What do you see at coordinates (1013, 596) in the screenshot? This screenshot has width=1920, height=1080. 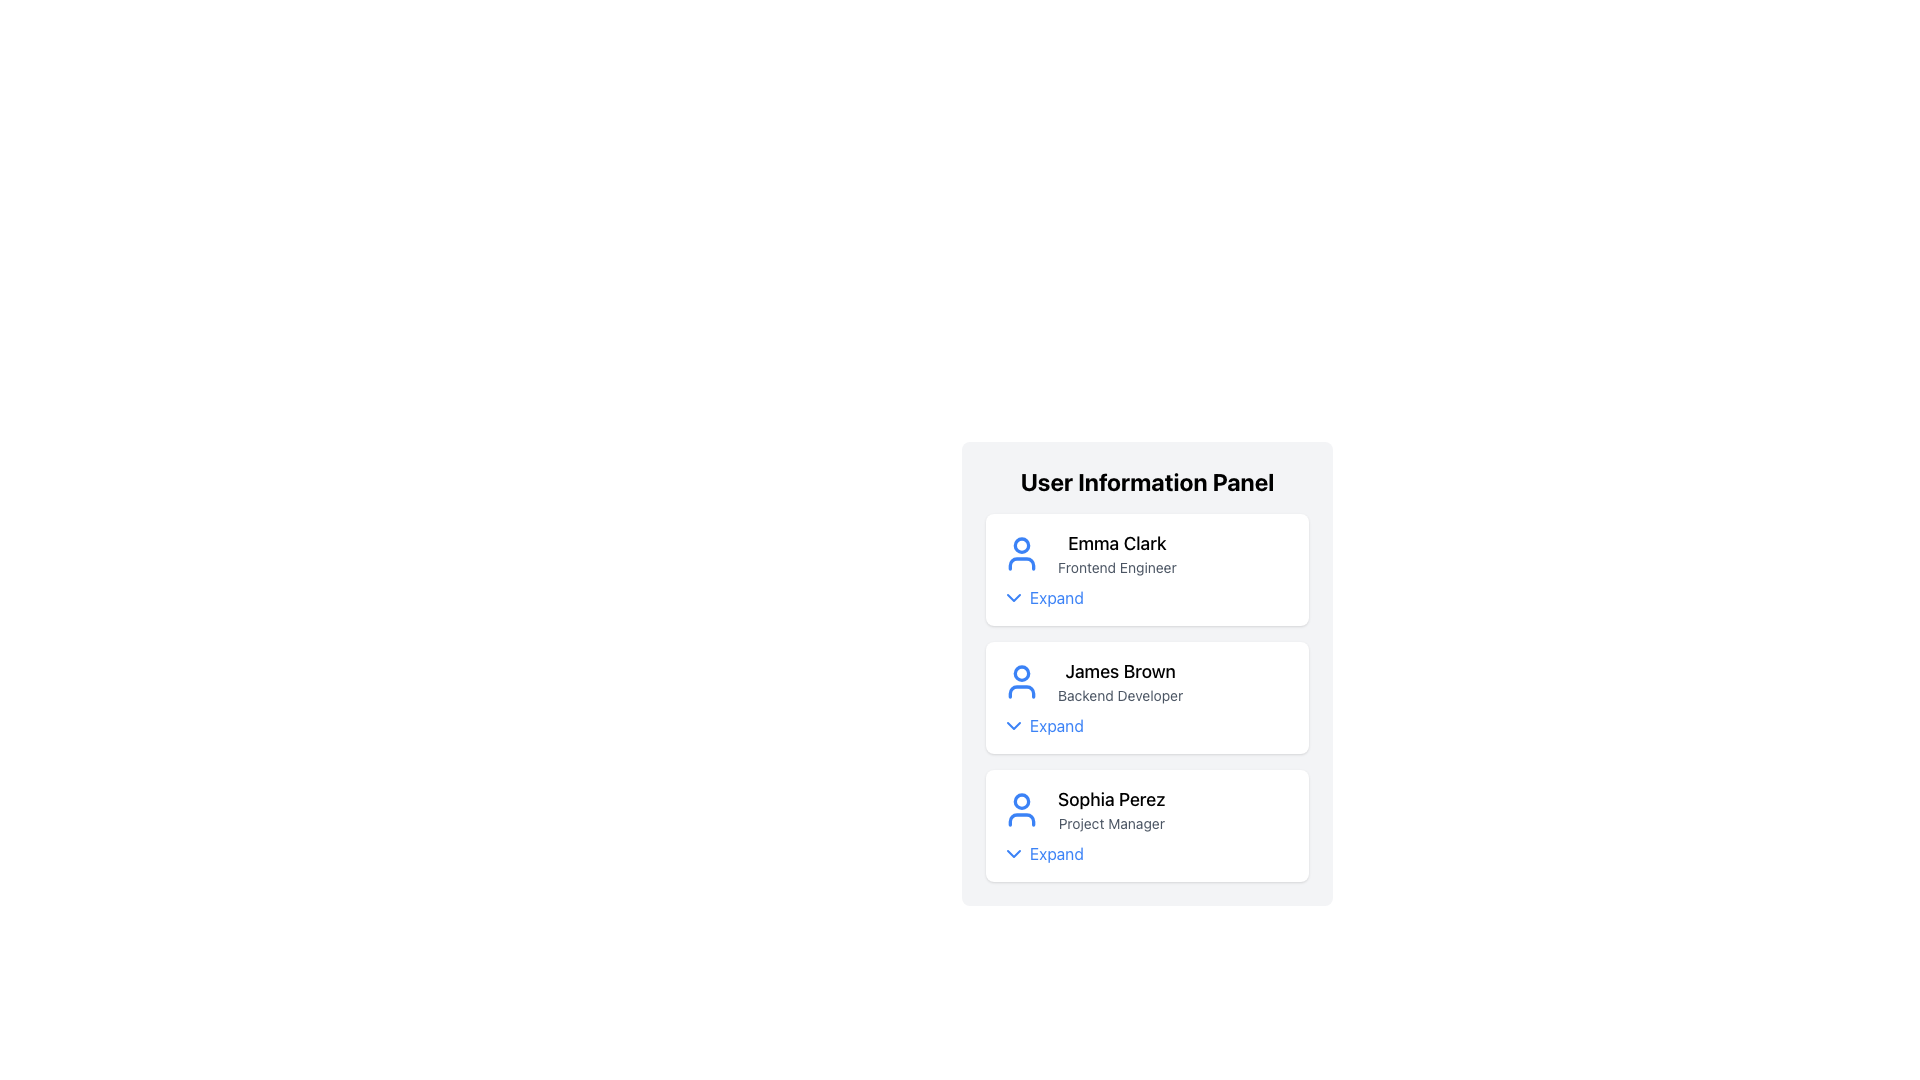 I see `the chevron icon next to the 'Expand' text in the profile block of 'Emma Clark'` at bounding box center [1013, 596].